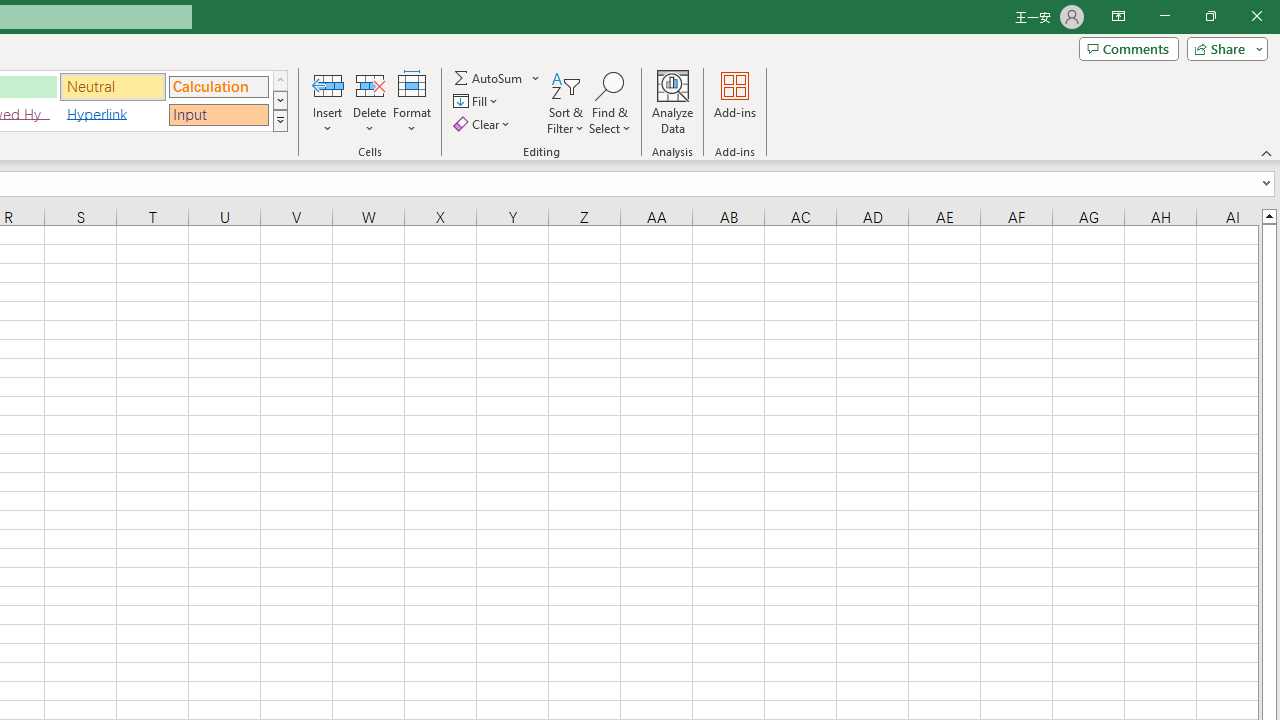 This screenshot has height=720, width=1280. What do you see at coordinates (1164, 16) in the screenshot?
I see `'Minimize'` at bounding box center [1164, 16].